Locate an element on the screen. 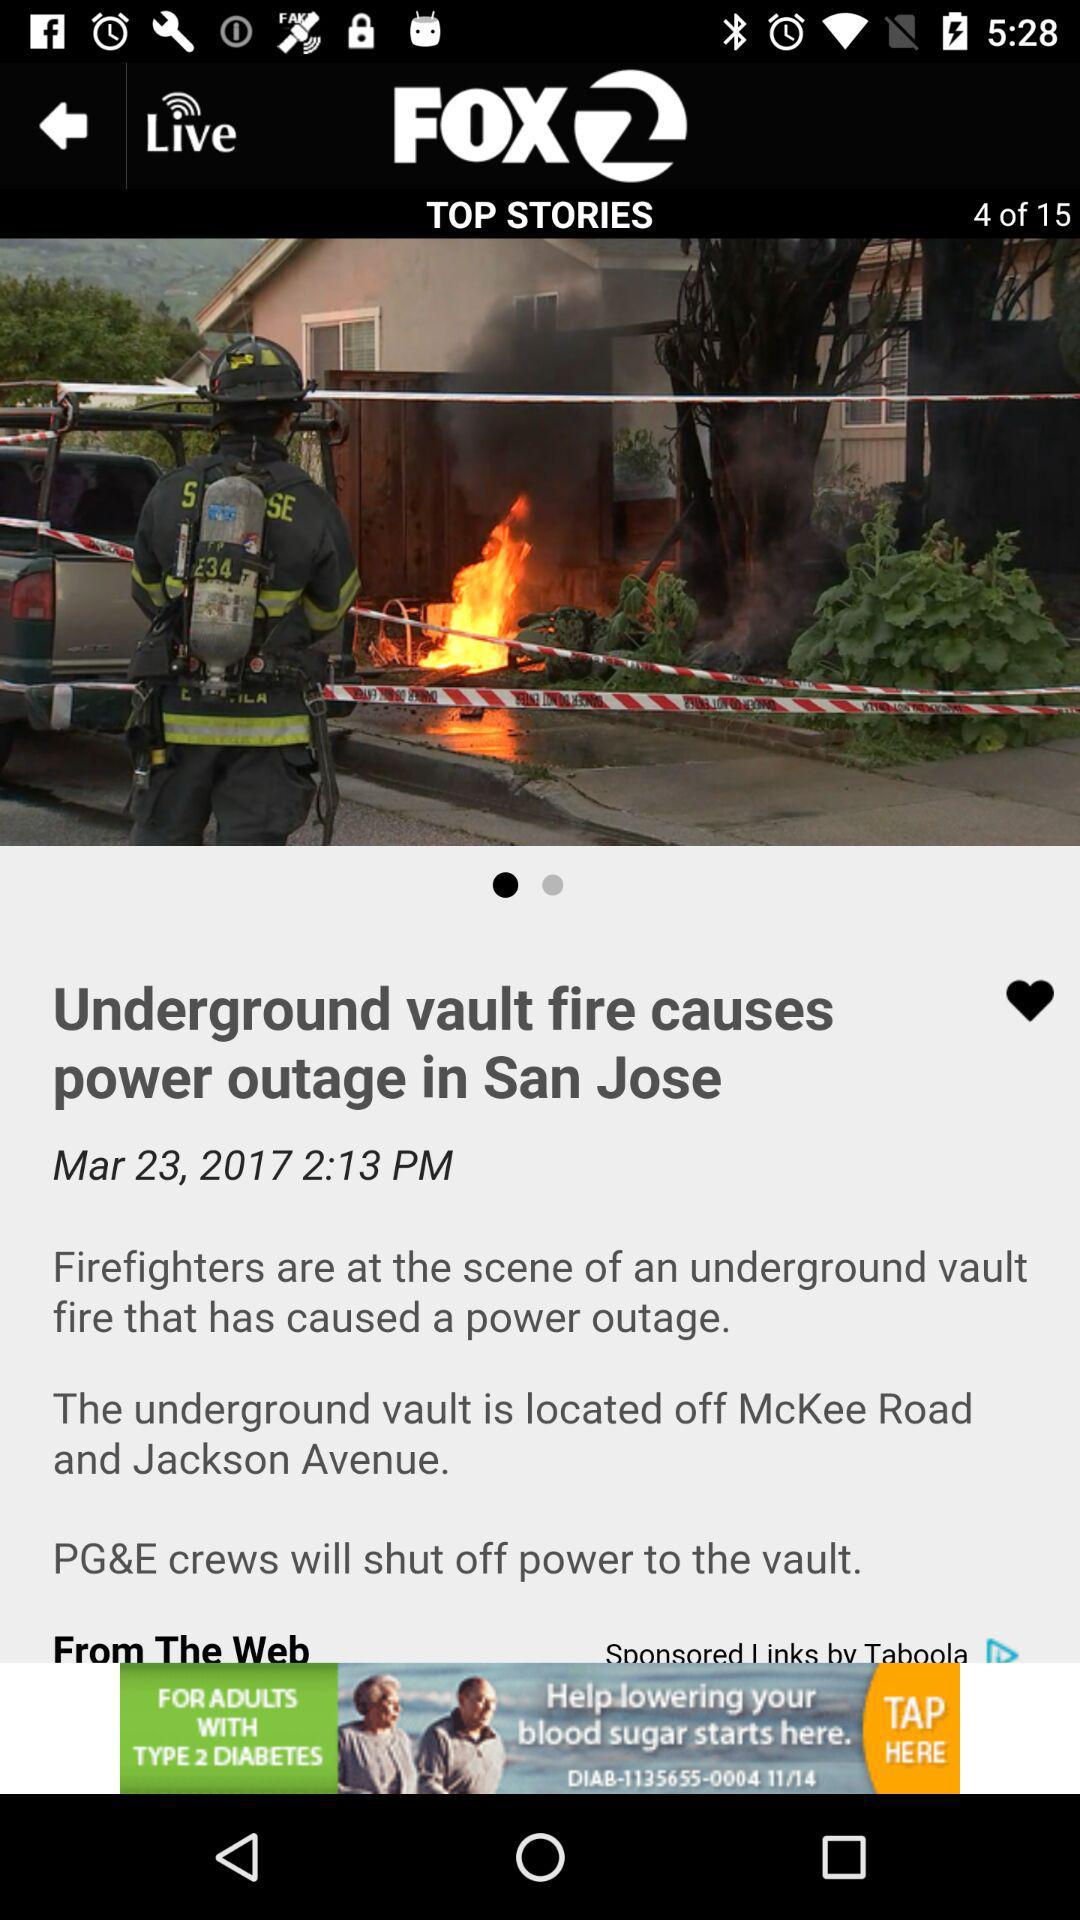 The width and height of the screenshot is (1080, 1920). like button is located at coordinates (1017, 1000).